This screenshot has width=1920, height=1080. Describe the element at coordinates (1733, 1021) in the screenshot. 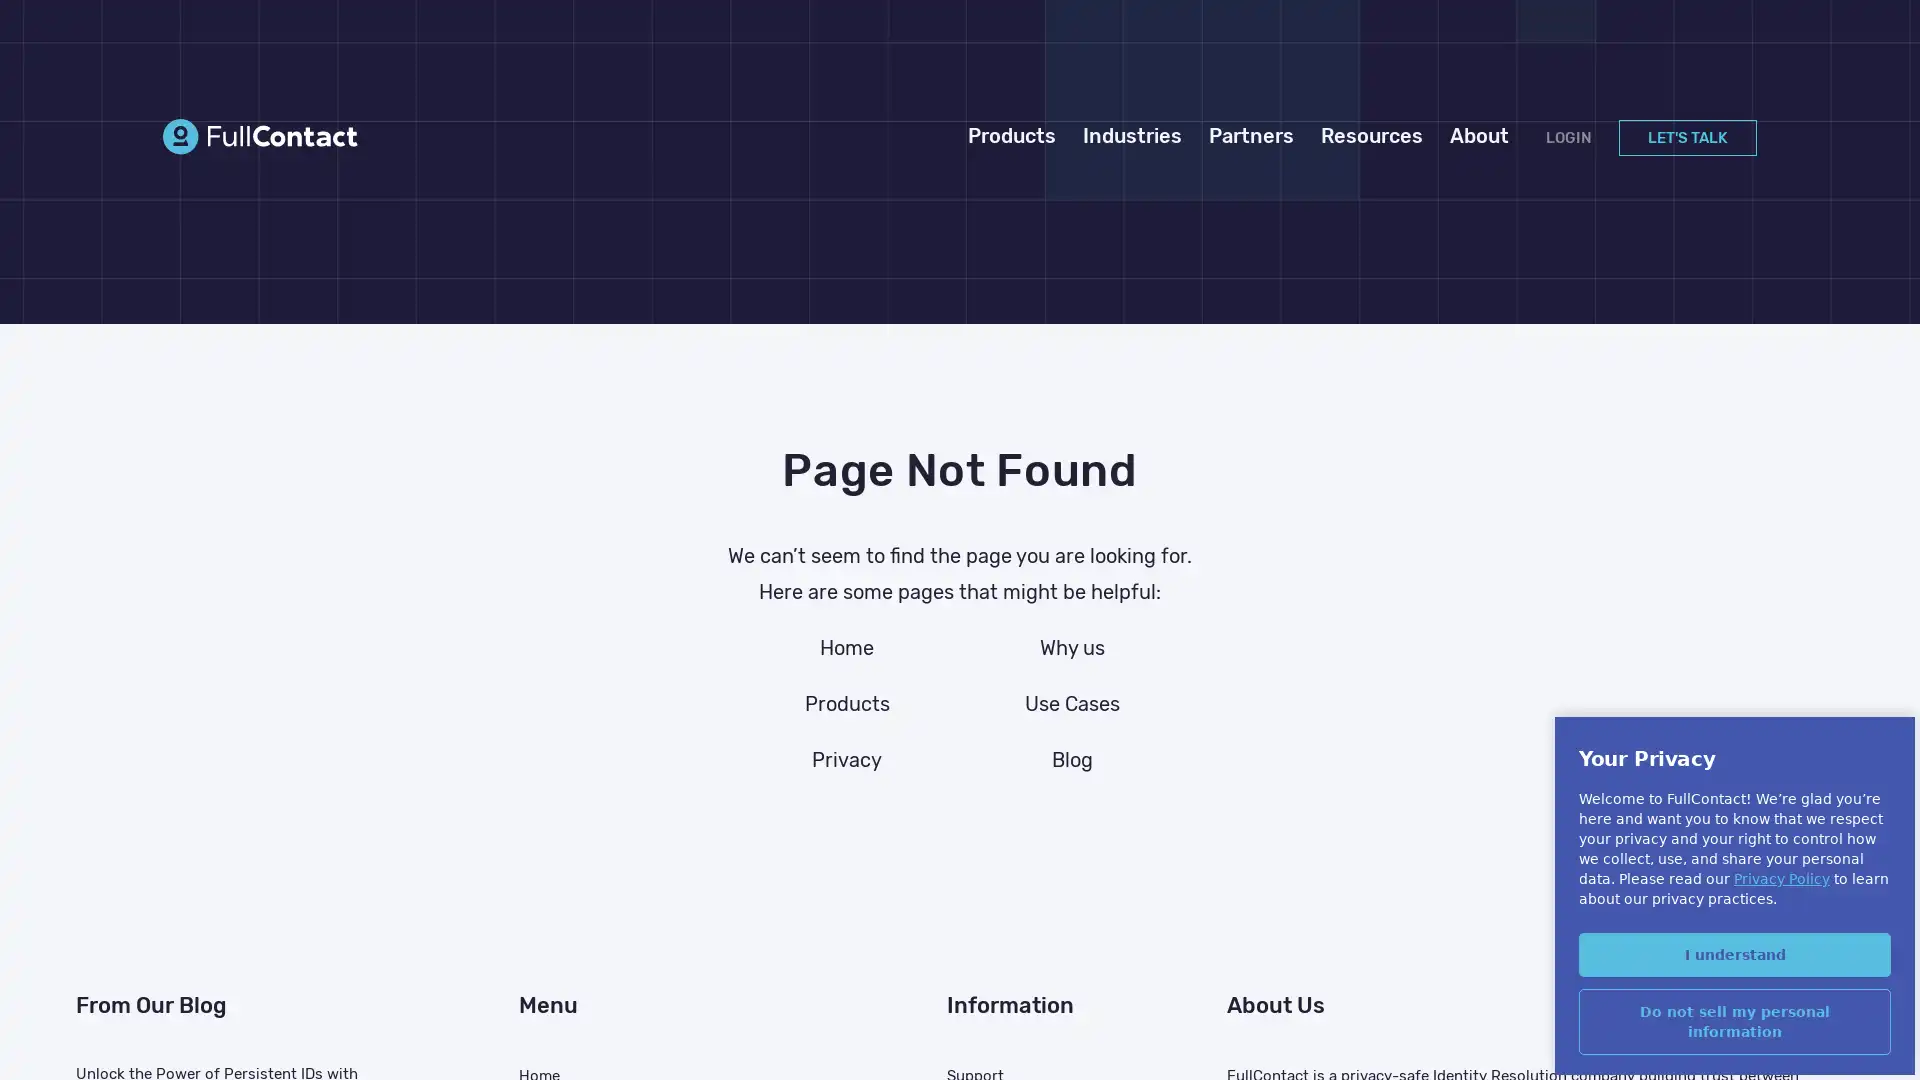

I see `Do not sell my personal information` at that location.